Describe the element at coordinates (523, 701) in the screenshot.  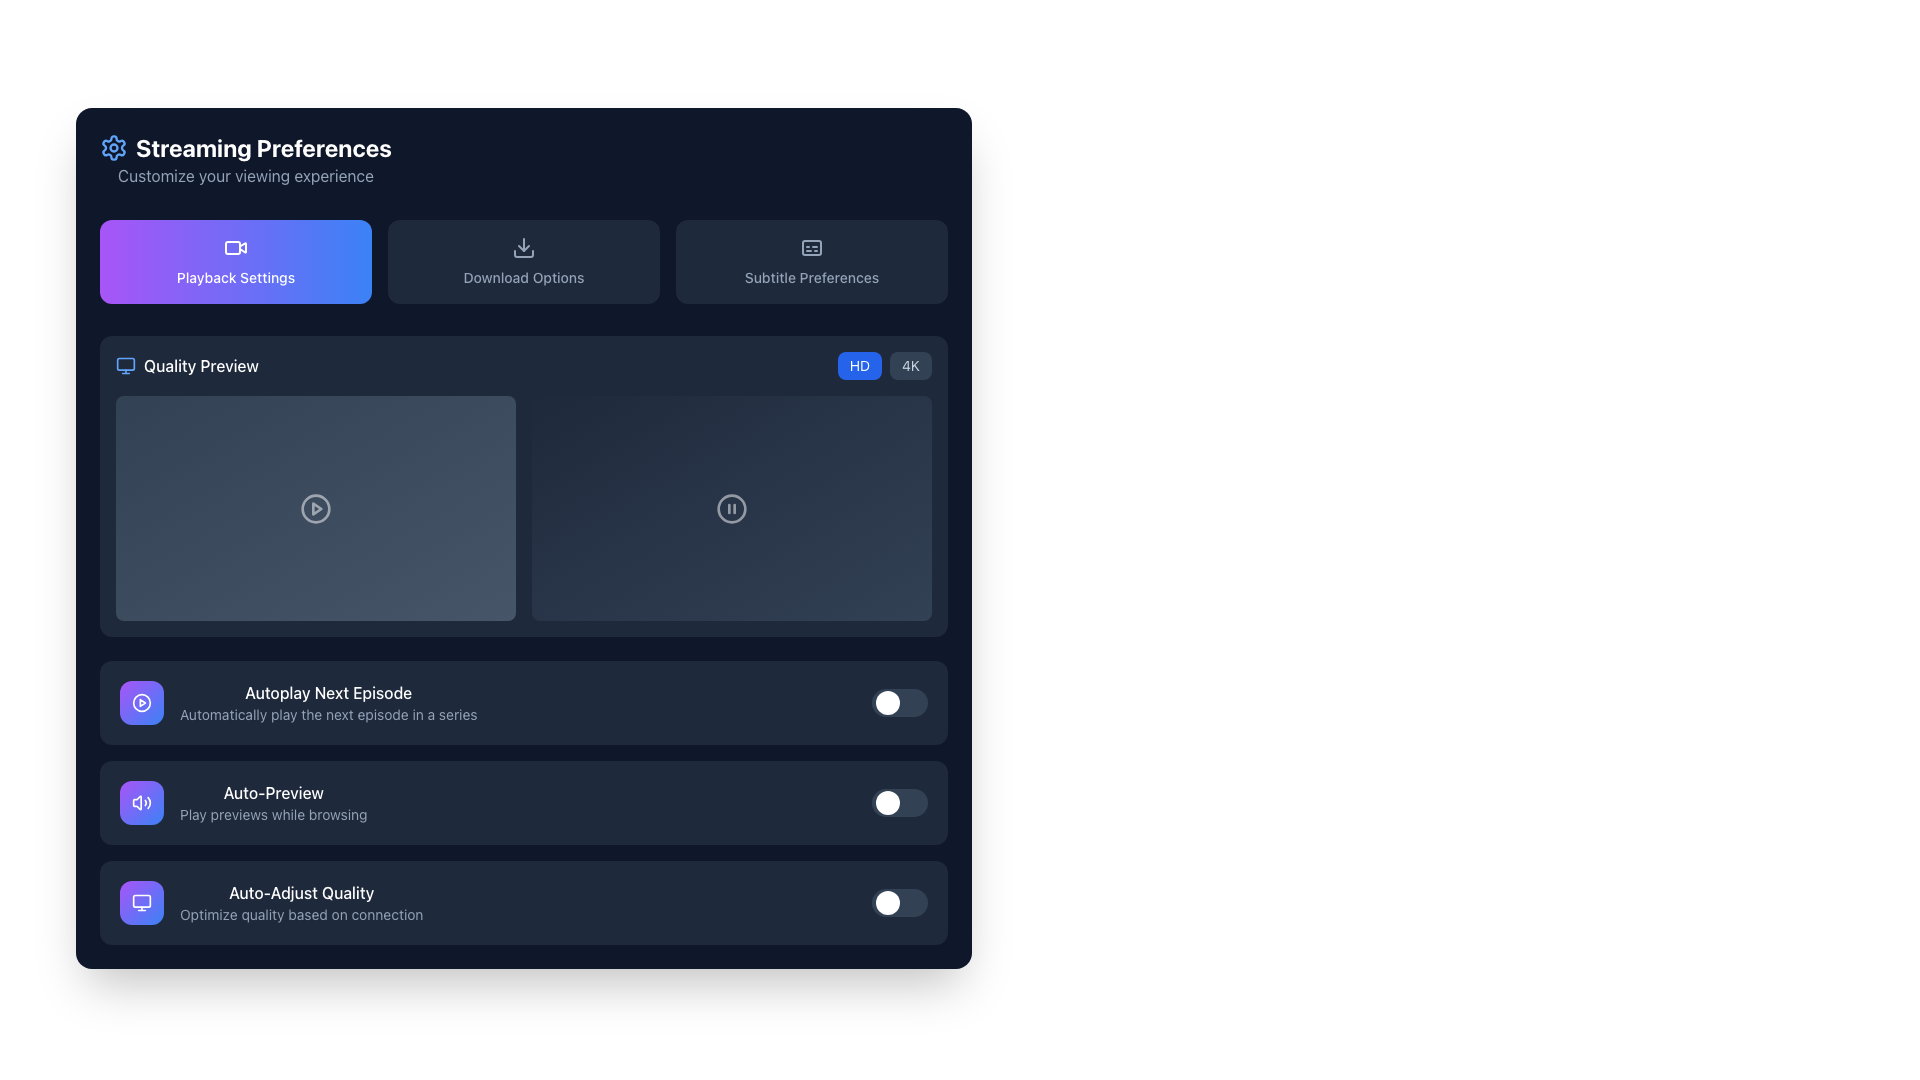
I see `the Interactive Toggle Control for 'Autoplay Next Episode'` at that location.